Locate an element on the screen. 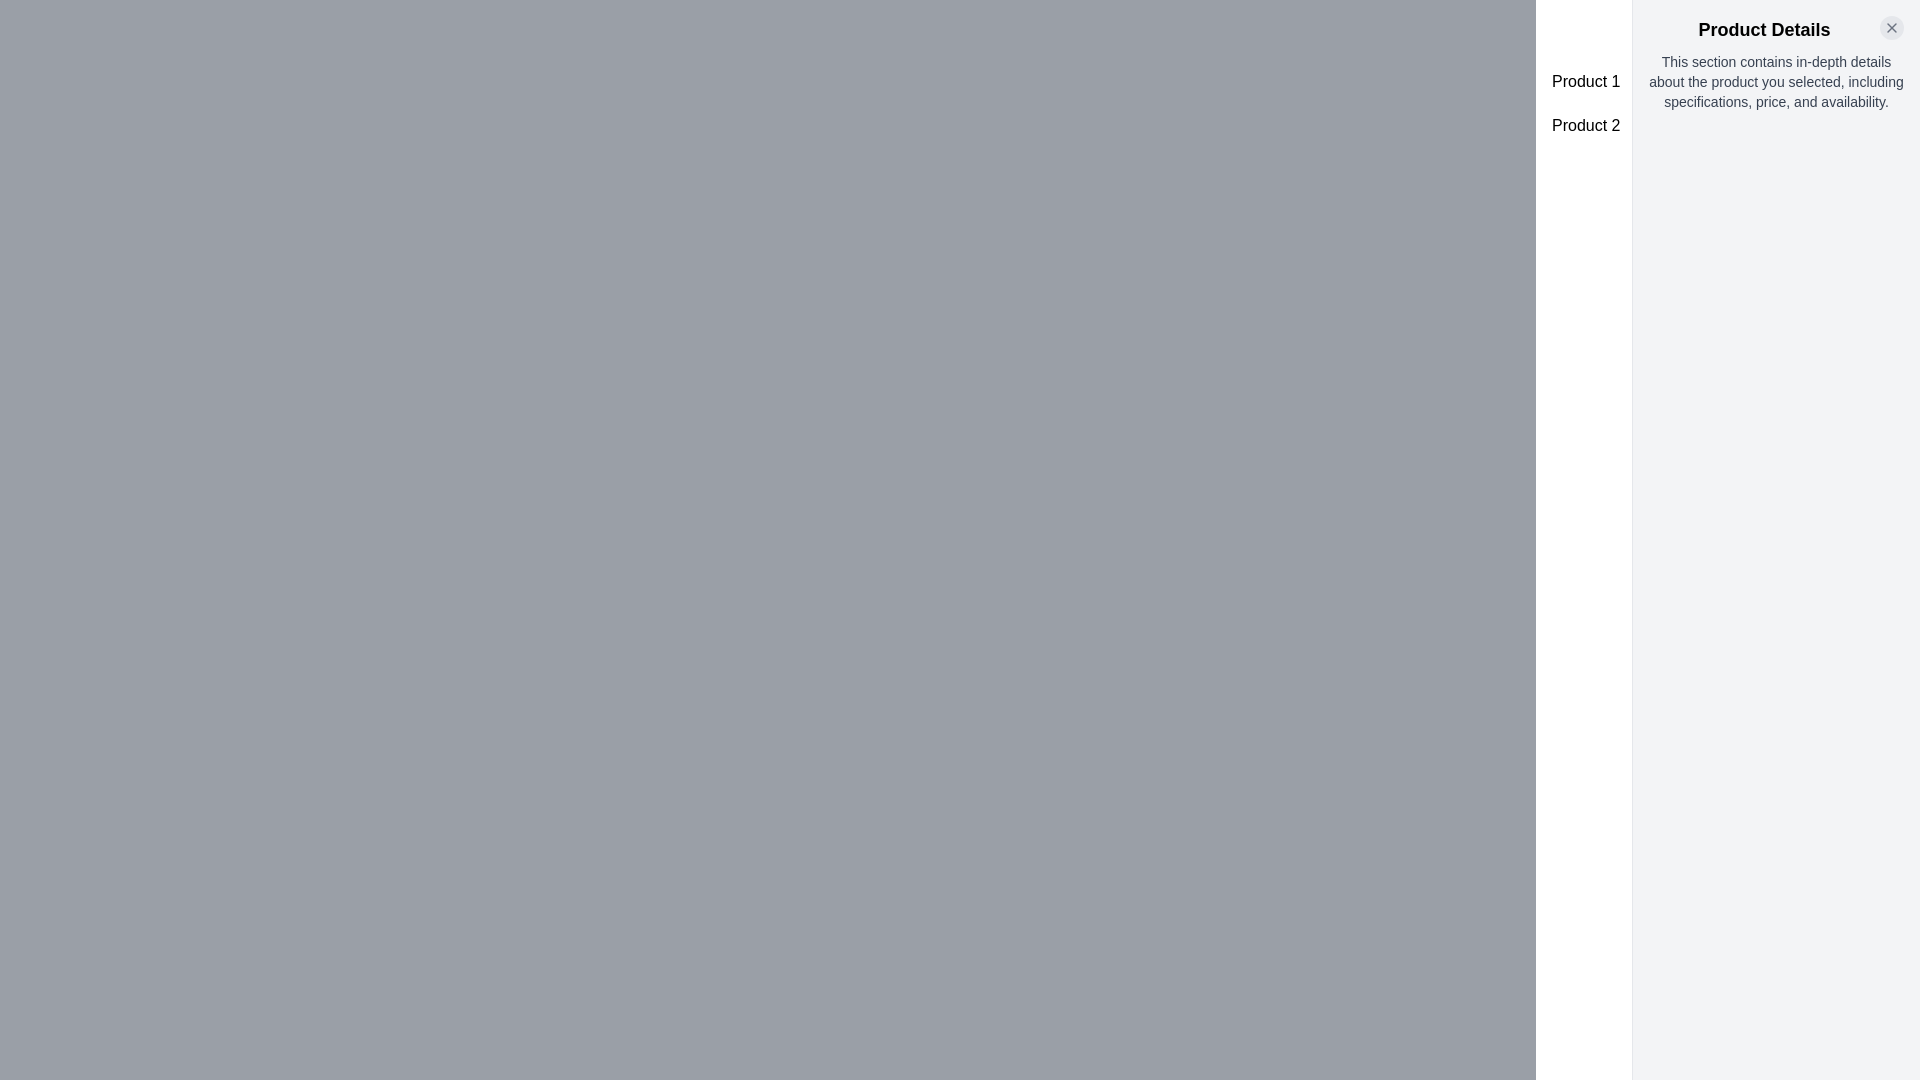 The height and width of the screenshot is (1080, 1920). the 'Product Details' label, which is a bold and large textual label located in the right sidebar, positioned below a close button and above a descriptive text paragraph is located at coordinates (1776, 30).